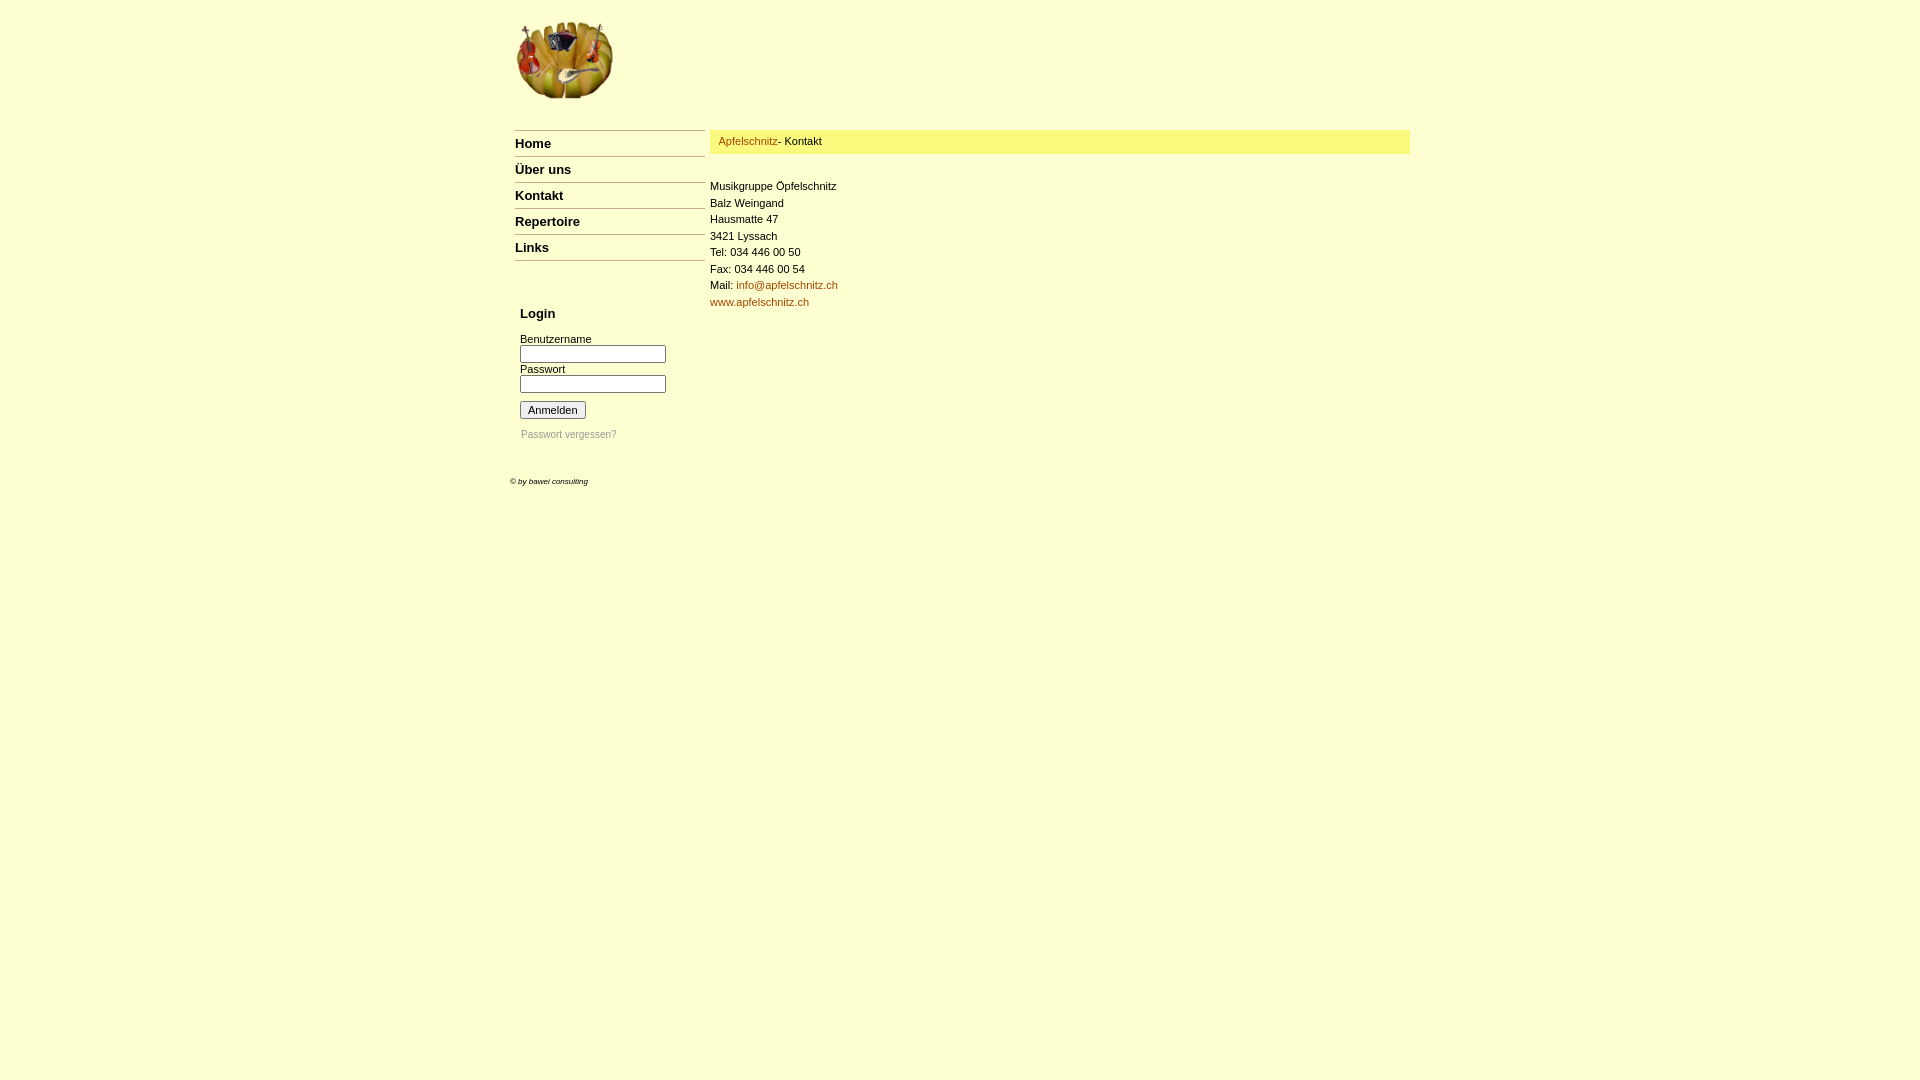 The height and width of the screenshot is (1080, 1920). What do you see at coordinates (521, 433) in the screenshot?
I see `'Passwort vergessen?'` at bounding box center [521, 433].